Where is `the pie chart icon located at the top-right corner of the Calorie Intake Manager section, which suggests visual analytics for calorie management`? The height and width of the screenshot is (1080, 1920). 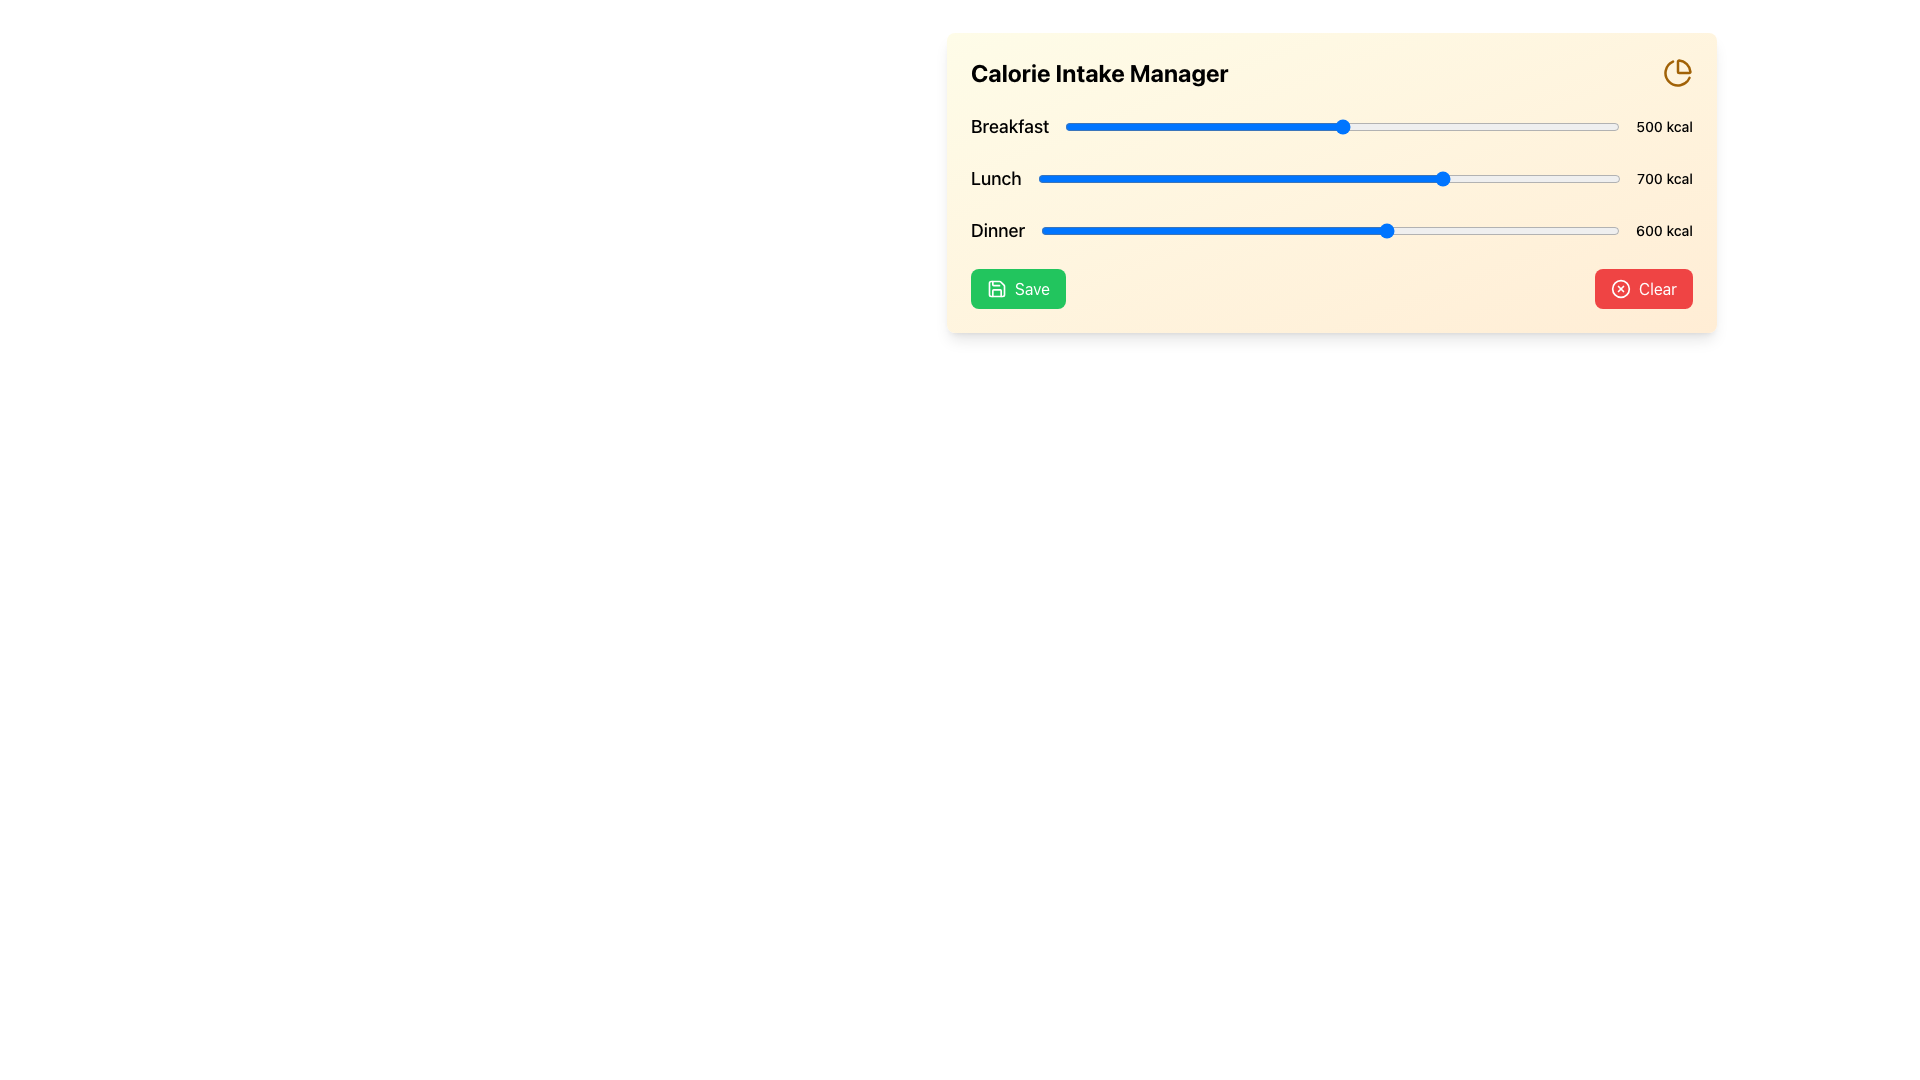
the pie chart icon located at the top-right corner of the Calorie Intake Manager section, which suggests visual analytics for calorie management is located at coordinates (1678, 72).